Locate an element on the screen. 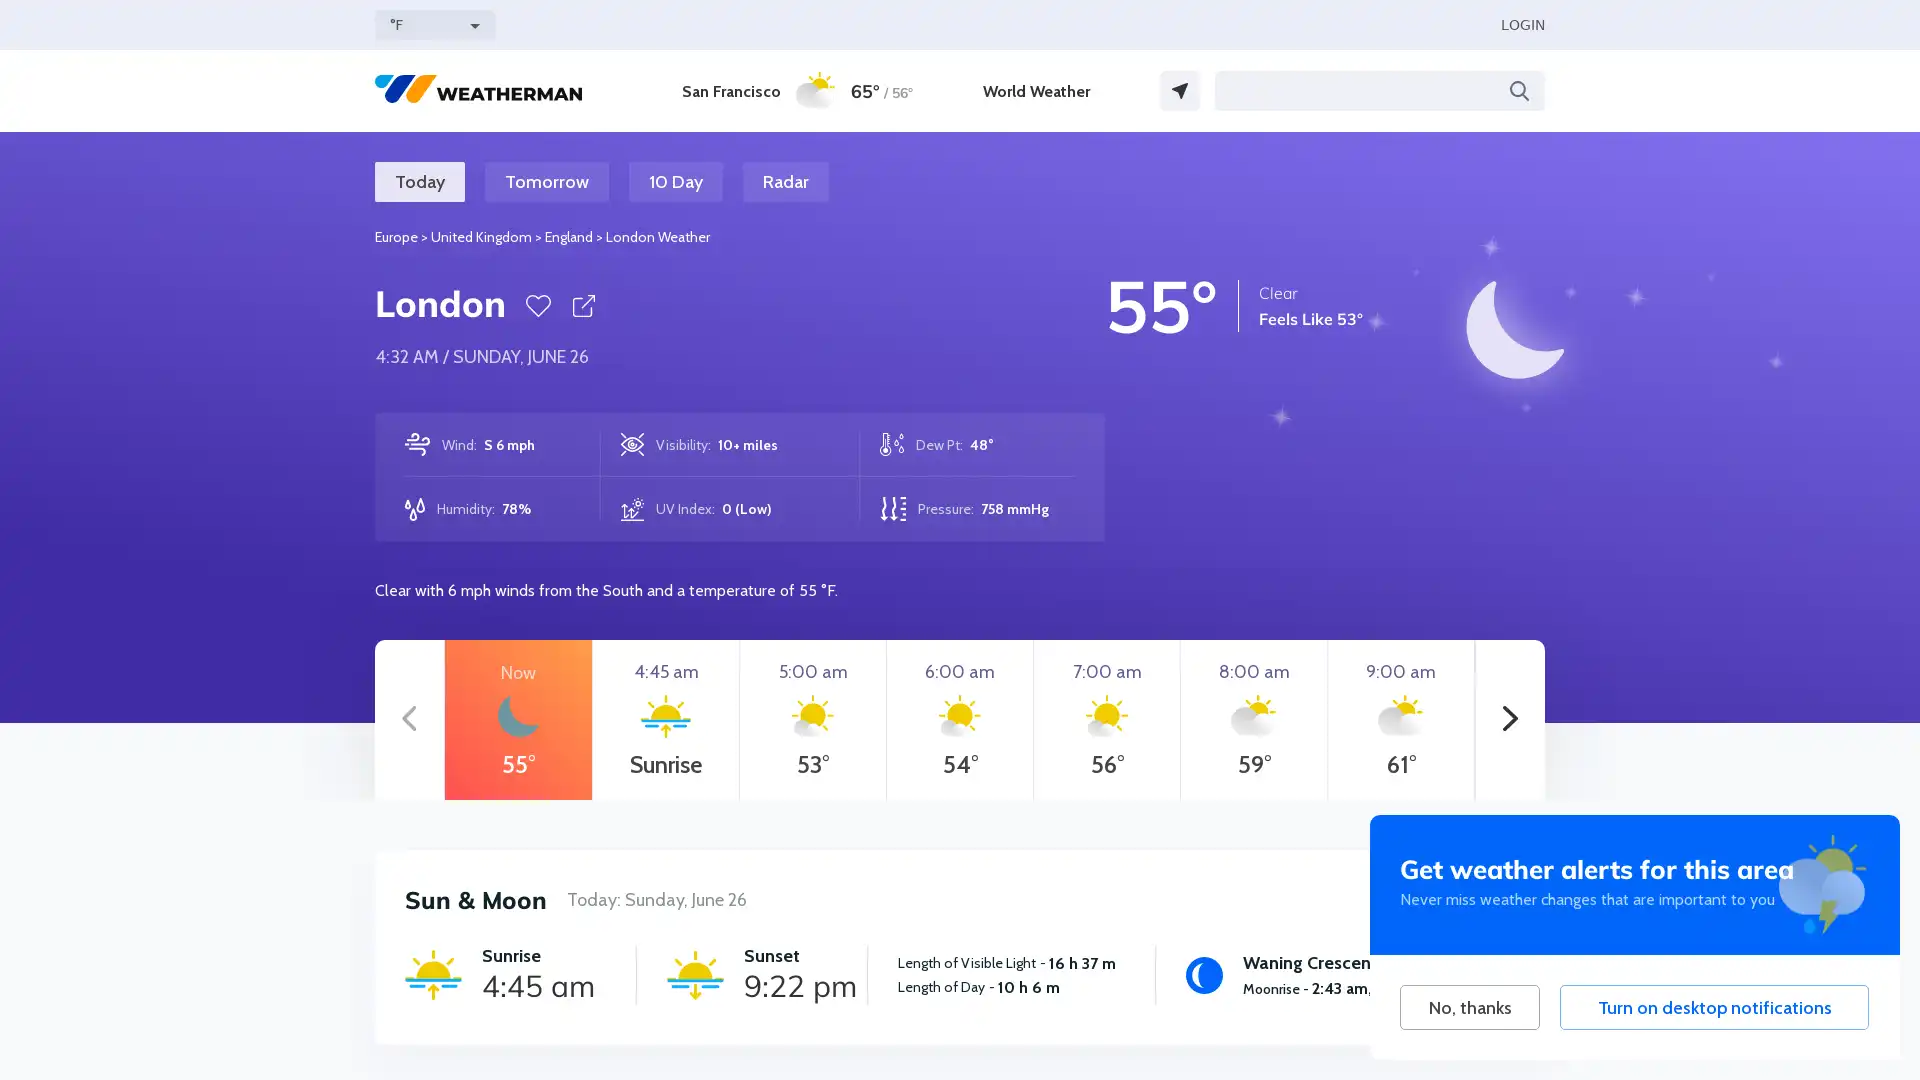 This screenshot has height=1080, width=1920. LOGIN is located at coordinates (1521, 24).